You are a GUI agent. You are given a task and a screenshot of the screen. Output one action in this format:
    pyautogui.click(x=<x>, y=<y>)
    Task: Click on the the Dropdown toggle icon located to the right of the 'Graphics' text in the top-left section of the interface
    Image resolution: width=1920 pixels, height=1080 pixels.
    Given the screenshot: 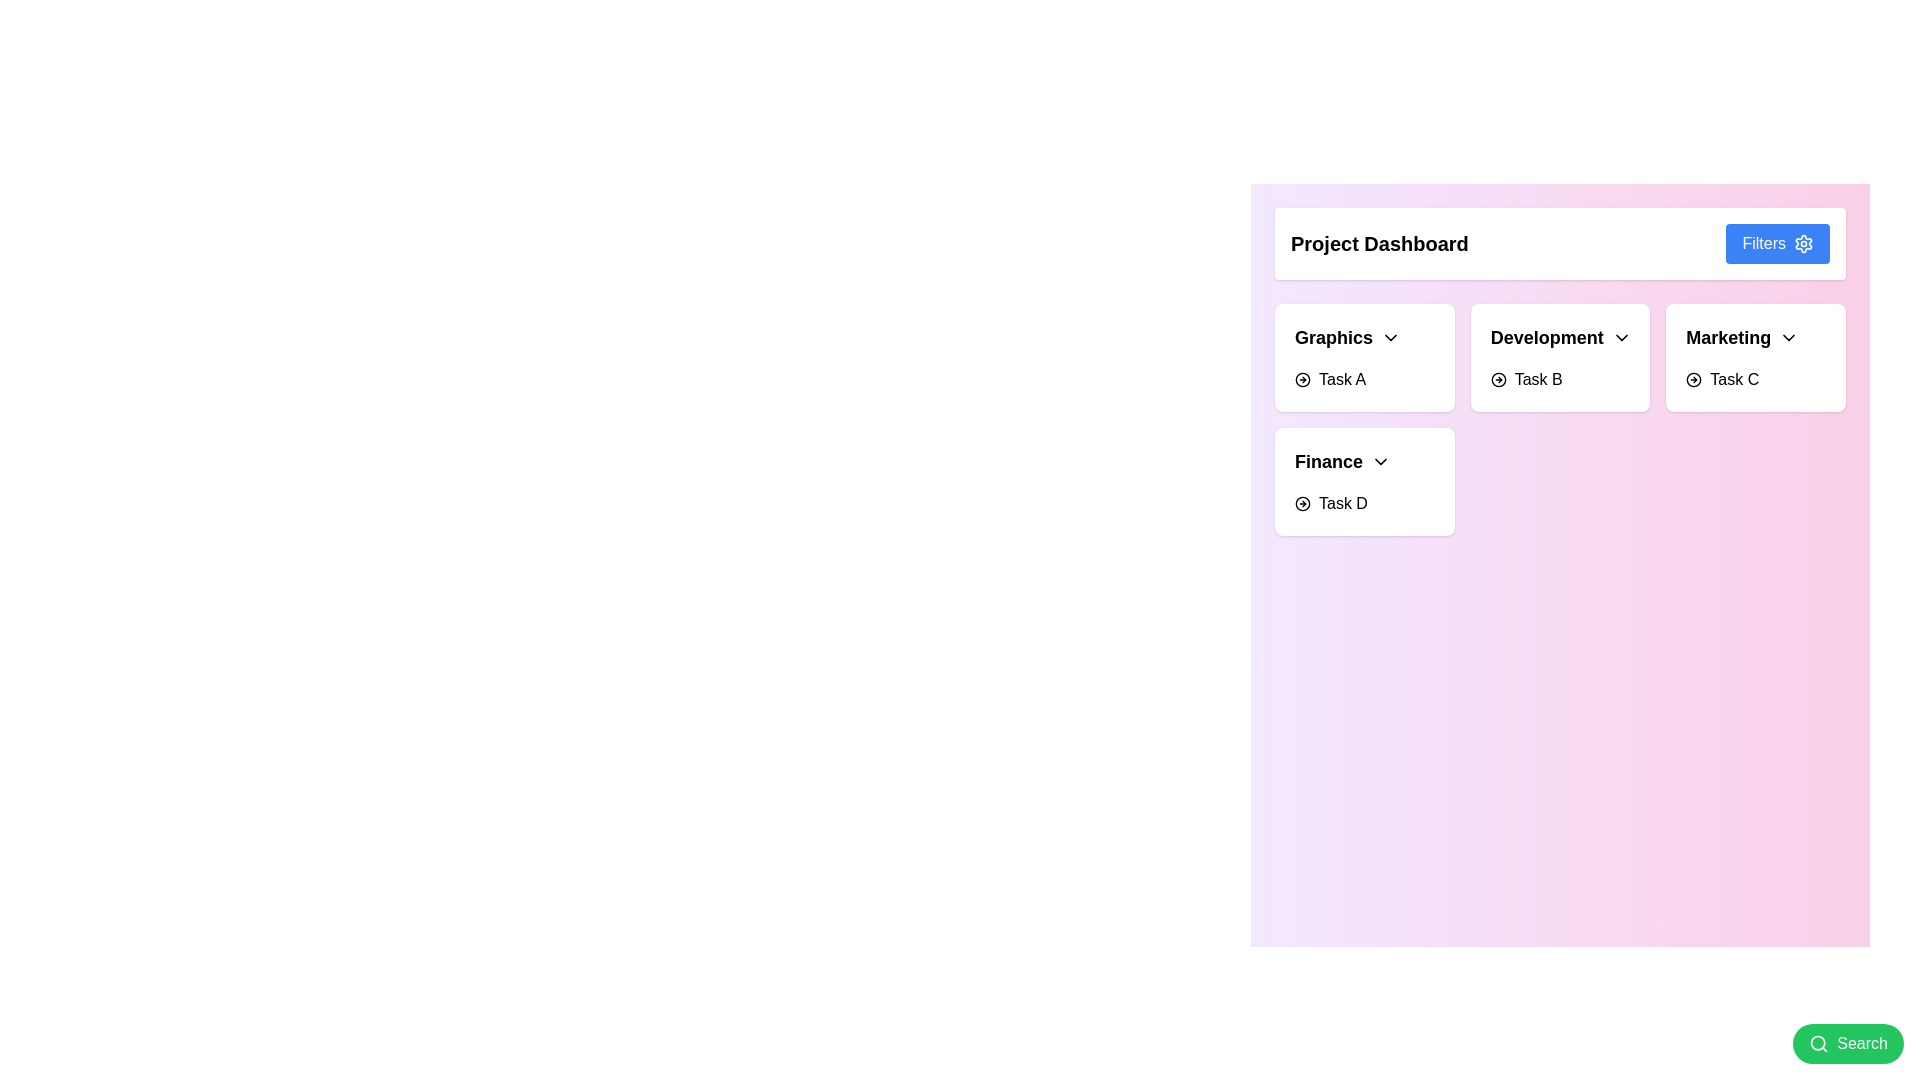 What is the action you would take?
    pyautogui.click(x=1390, y=337)
    